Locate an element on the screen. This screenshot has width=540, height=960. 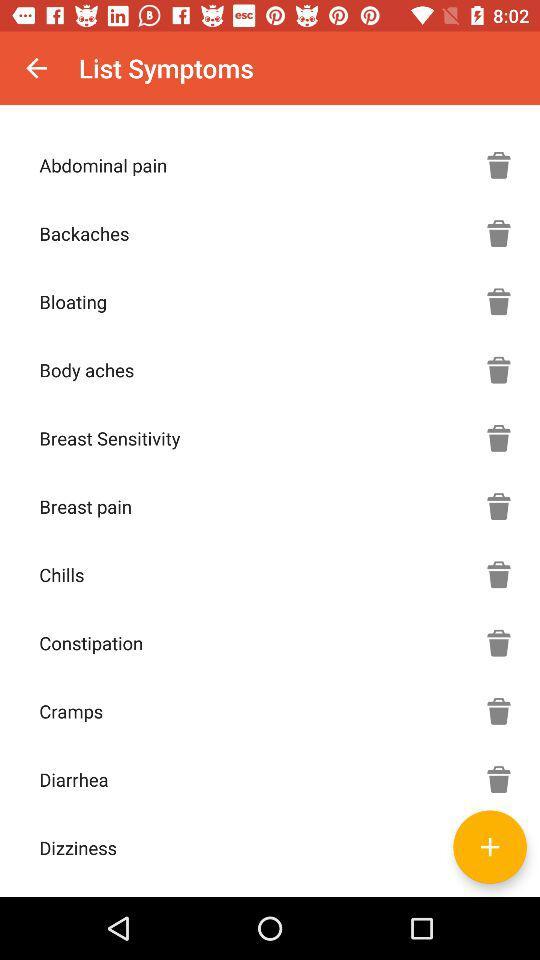
delete is located at coordinates (498, 642).